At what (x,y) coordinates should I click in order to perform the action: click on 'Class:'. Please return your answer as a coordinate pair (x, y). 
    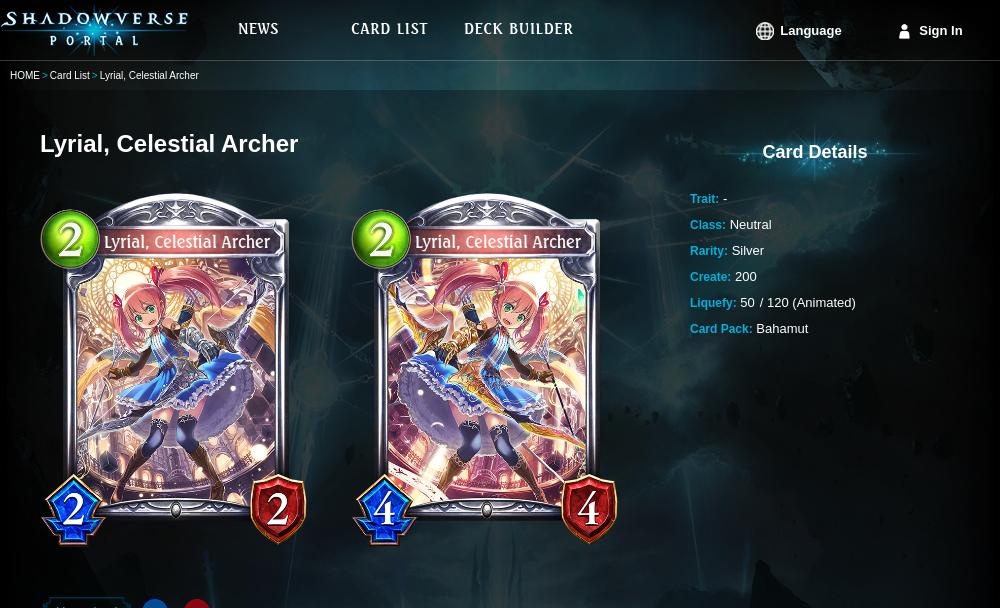
    Looking at the image, I should click on (707, 224).